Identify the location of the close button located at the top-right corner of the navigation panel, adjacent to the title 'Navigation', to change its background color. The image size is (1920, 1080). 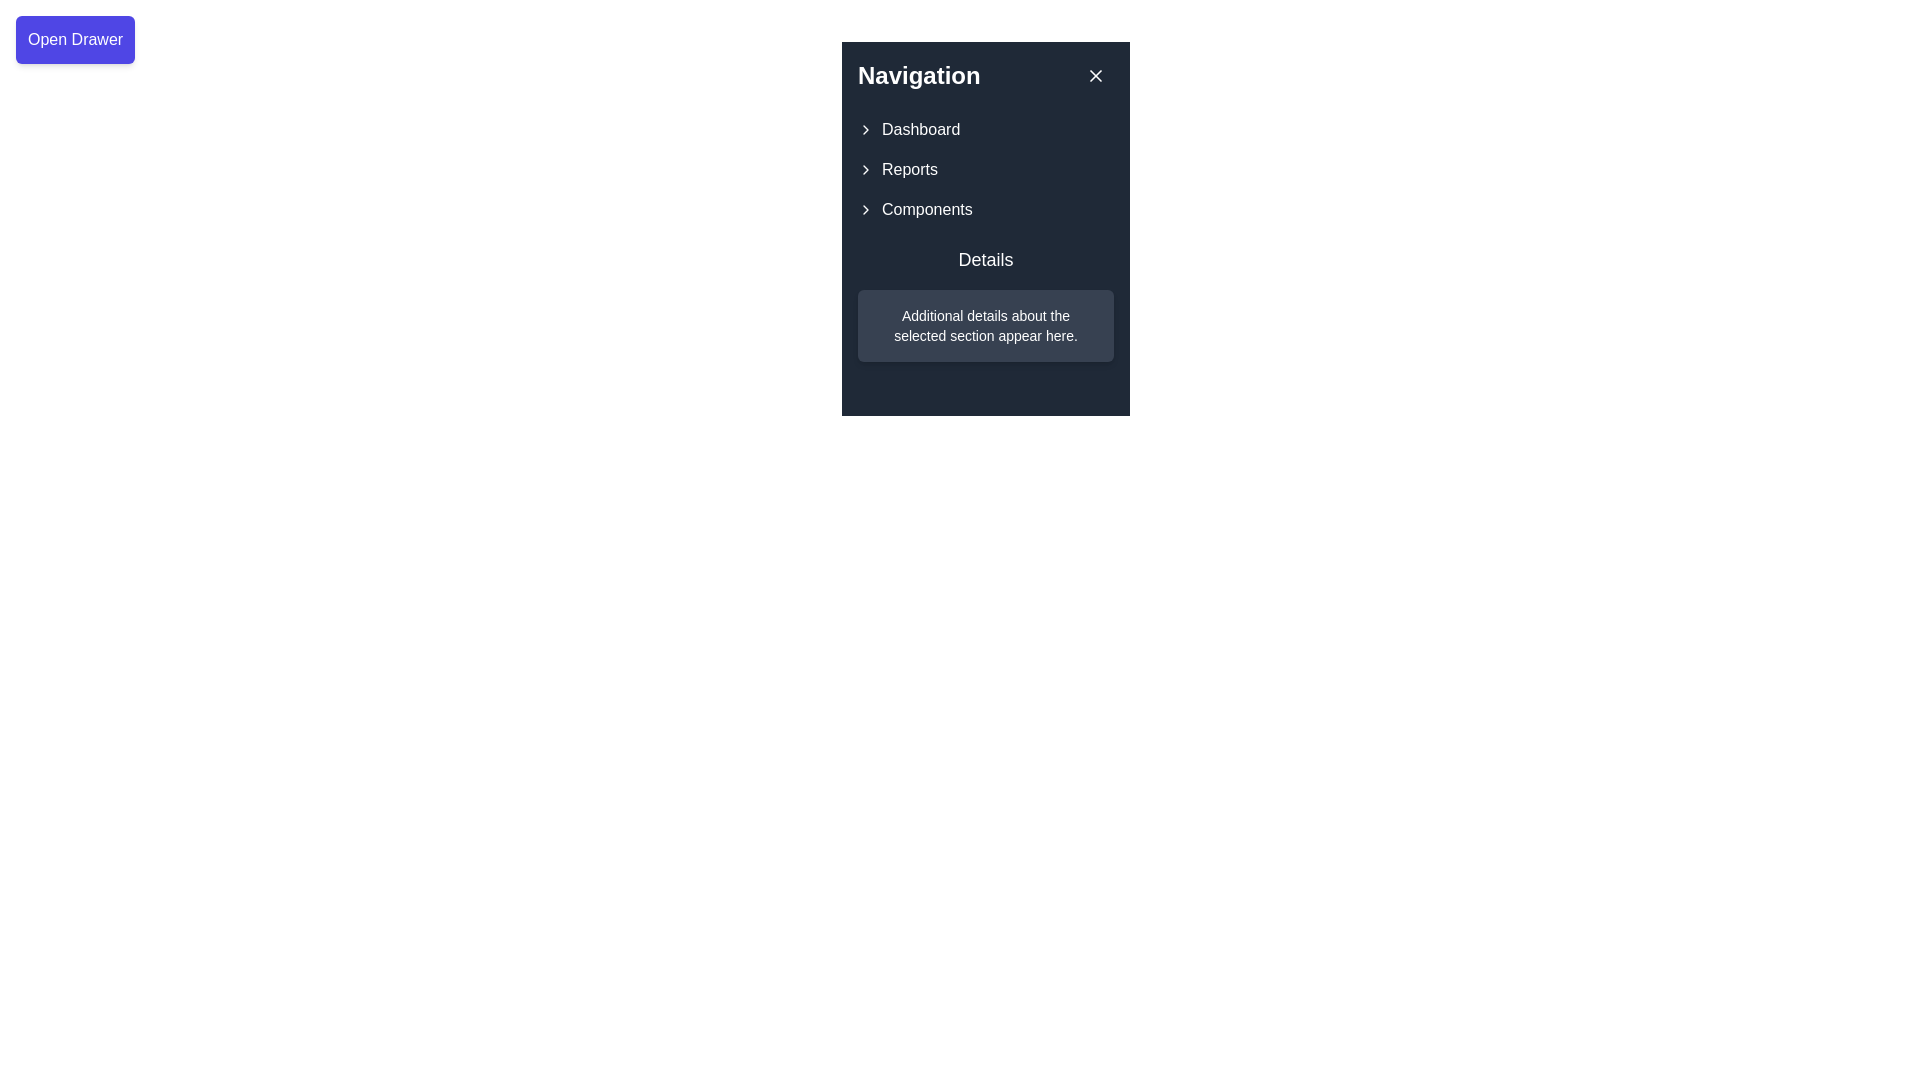
(1094, 75).